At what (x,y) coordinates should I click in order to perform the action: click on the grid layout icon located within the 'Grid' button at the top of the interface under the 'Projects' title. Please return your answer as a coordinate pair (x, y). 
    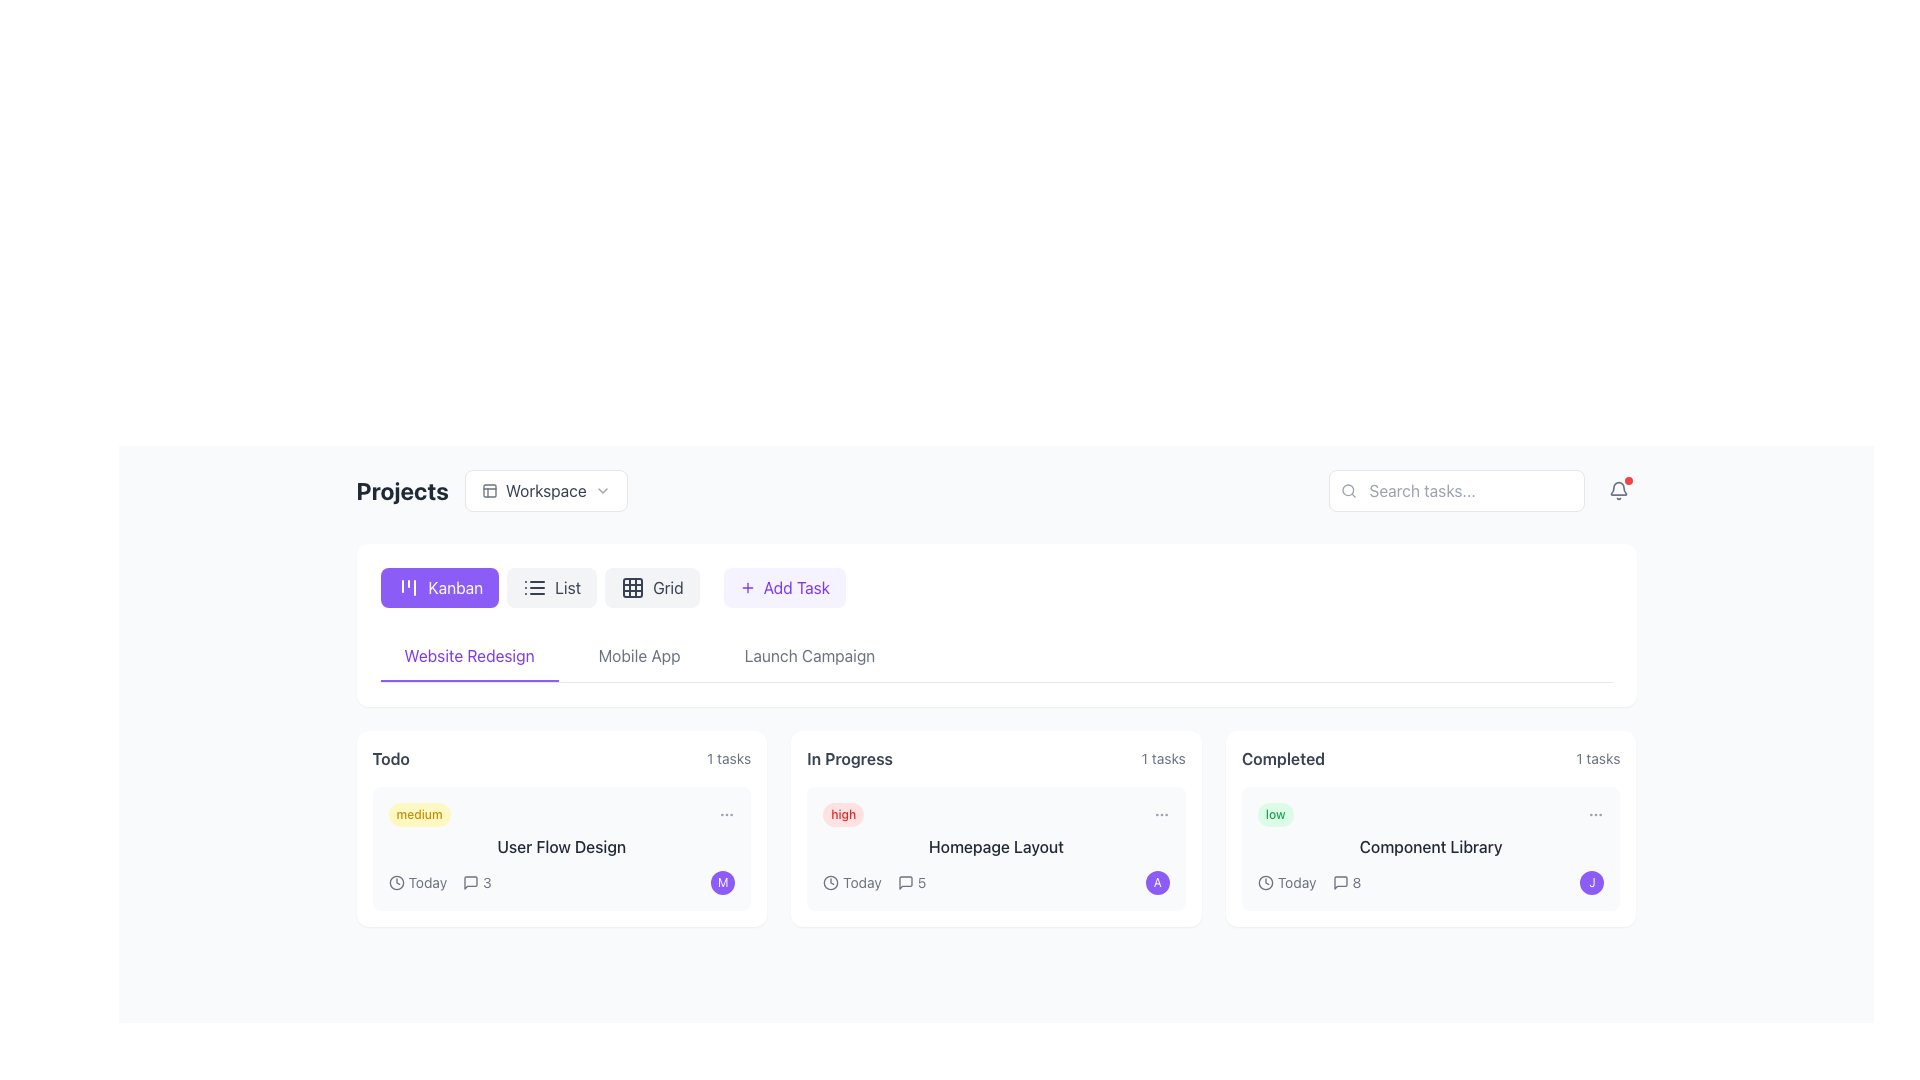
    Looking at the image, I should click on (632, 586).